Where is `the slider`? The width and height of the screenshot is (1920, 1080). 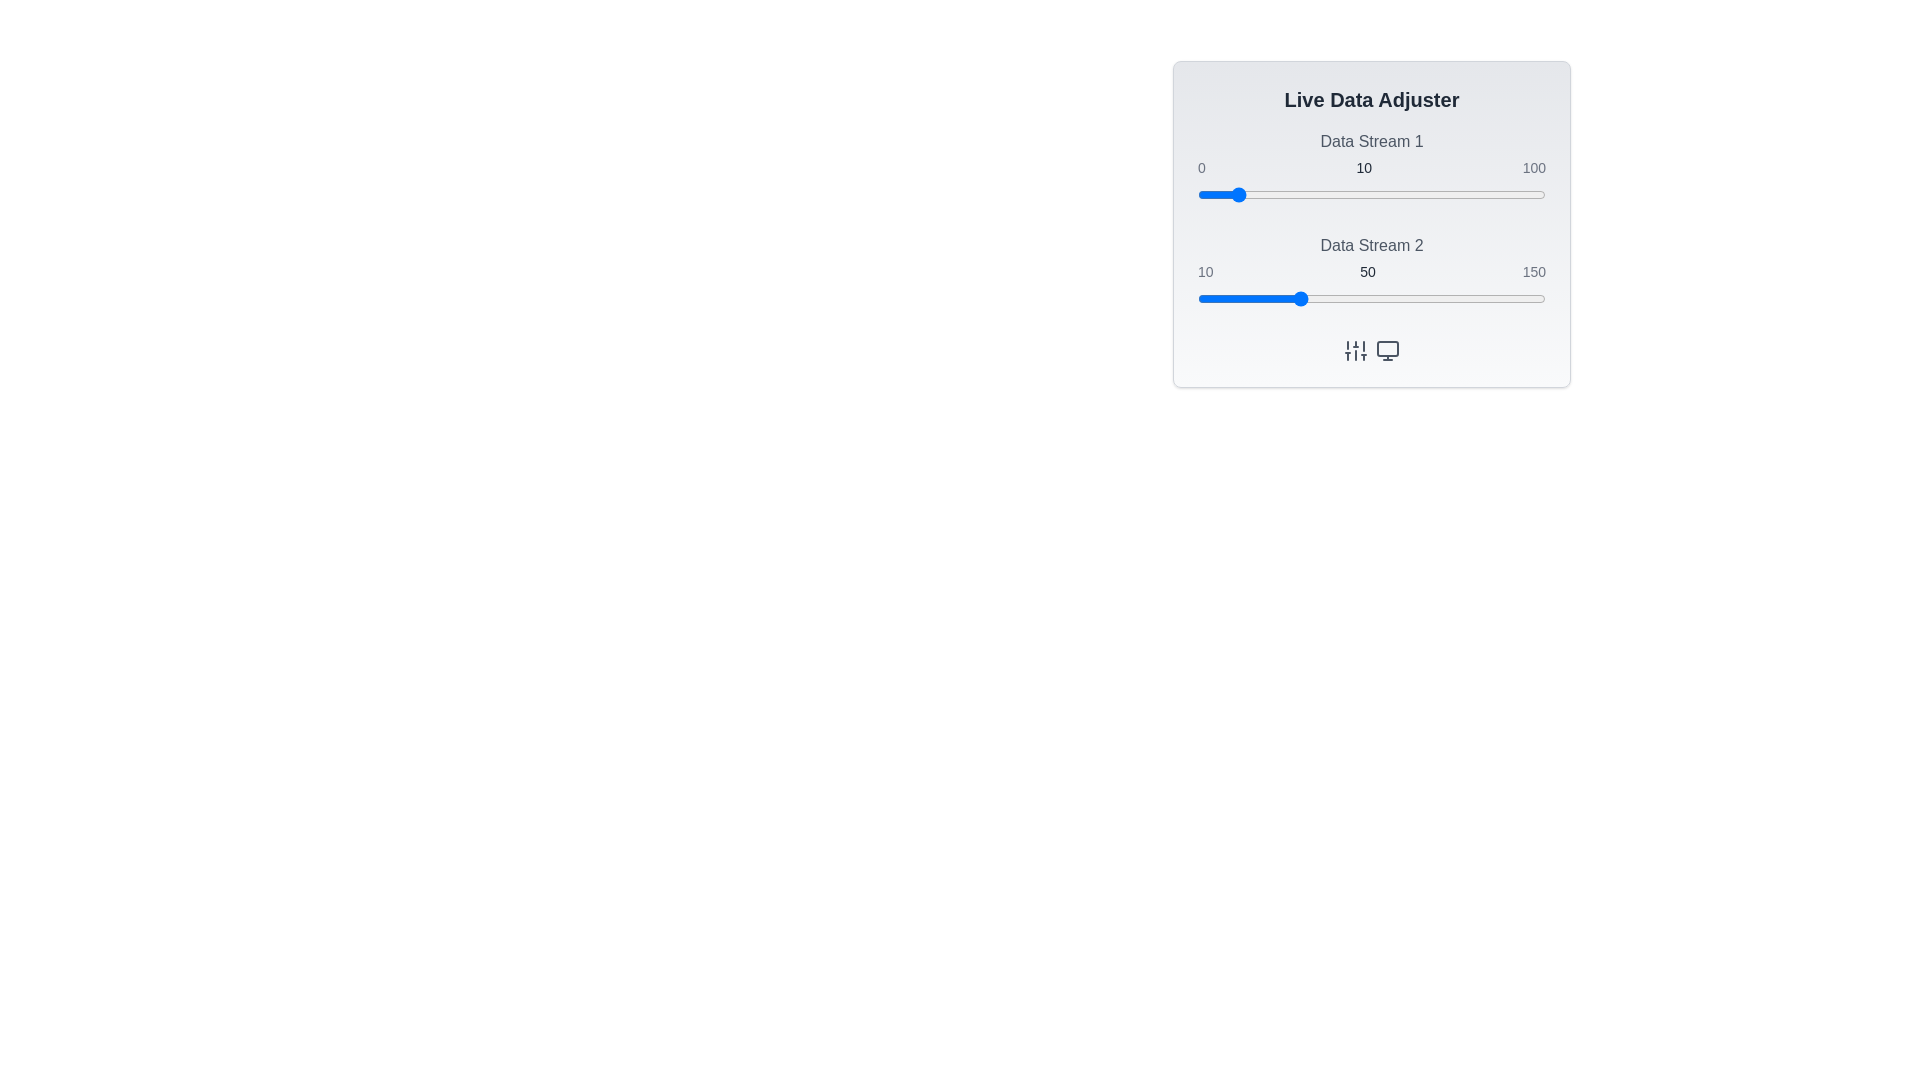 the slider is located at coordinates (1398, 195).